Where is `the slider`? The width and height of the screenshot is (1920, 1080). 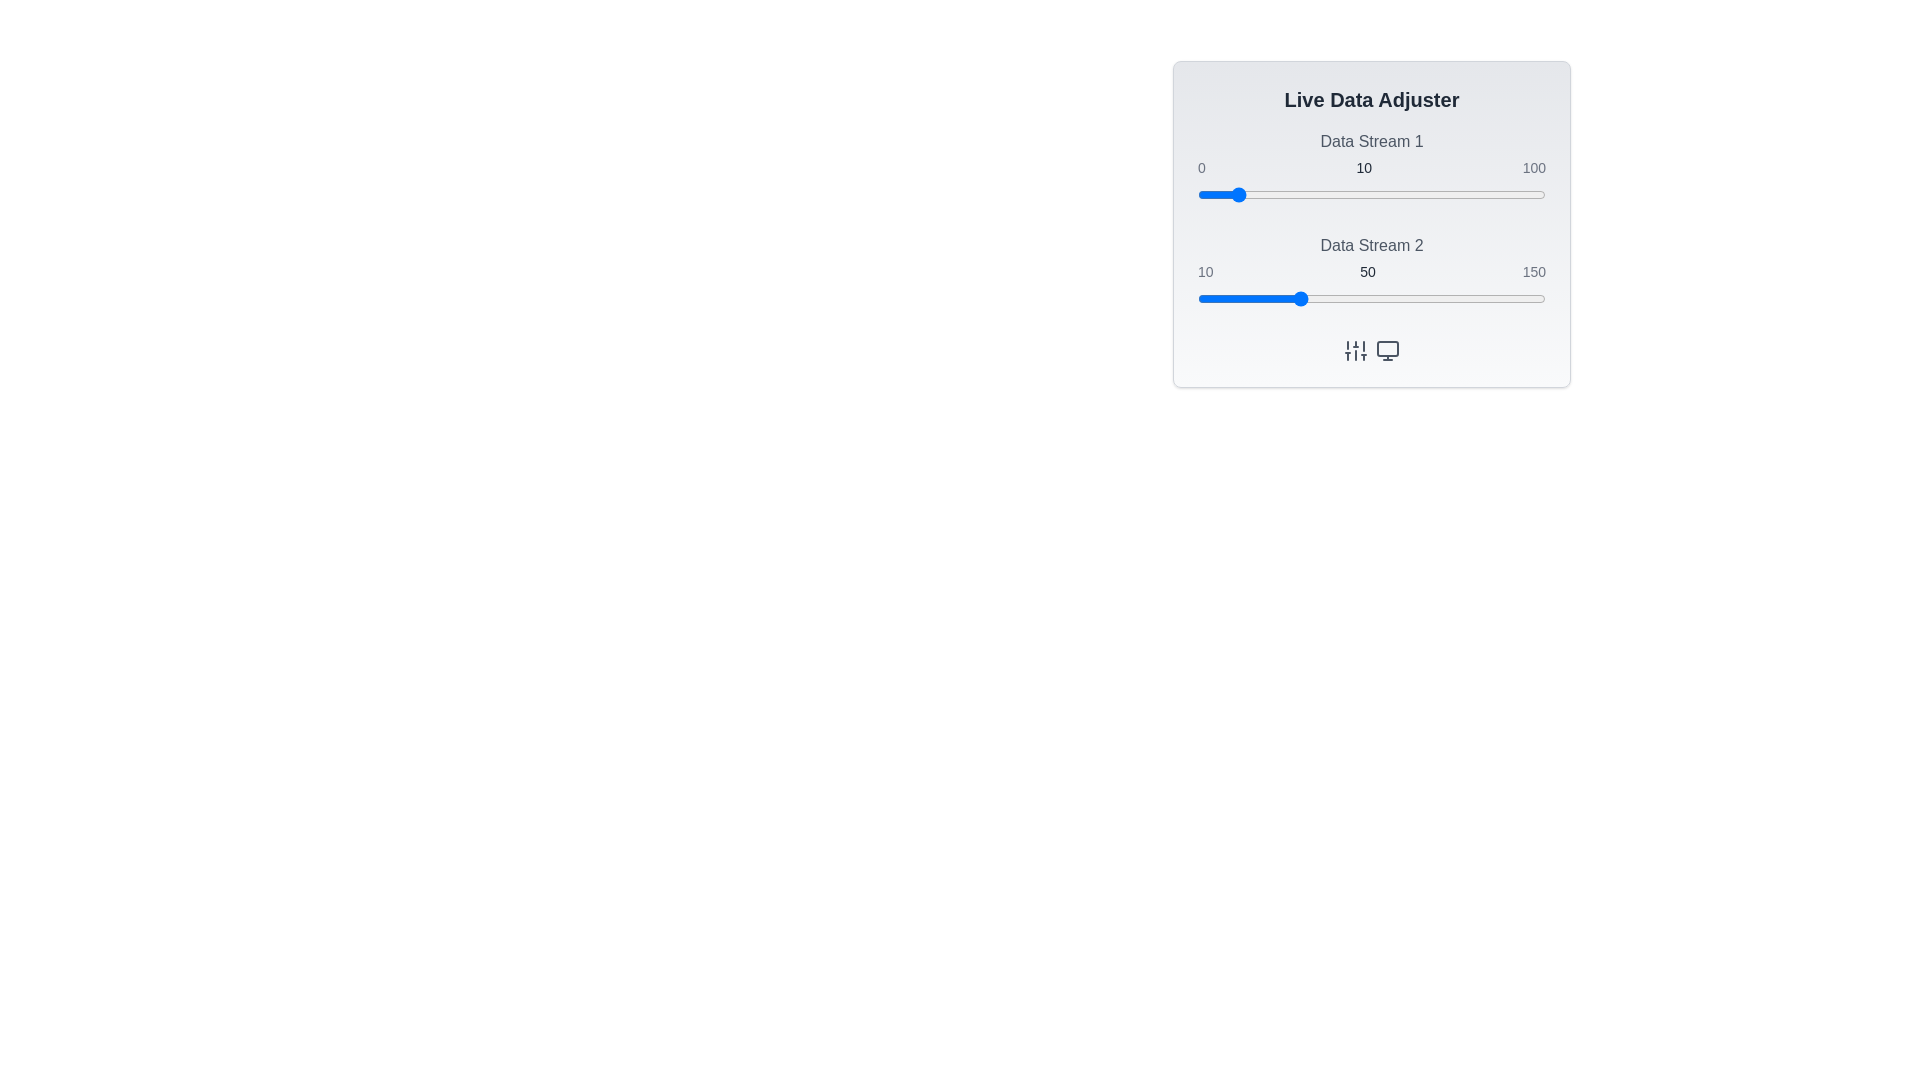 the slider is located at coordinates (1398, 195).